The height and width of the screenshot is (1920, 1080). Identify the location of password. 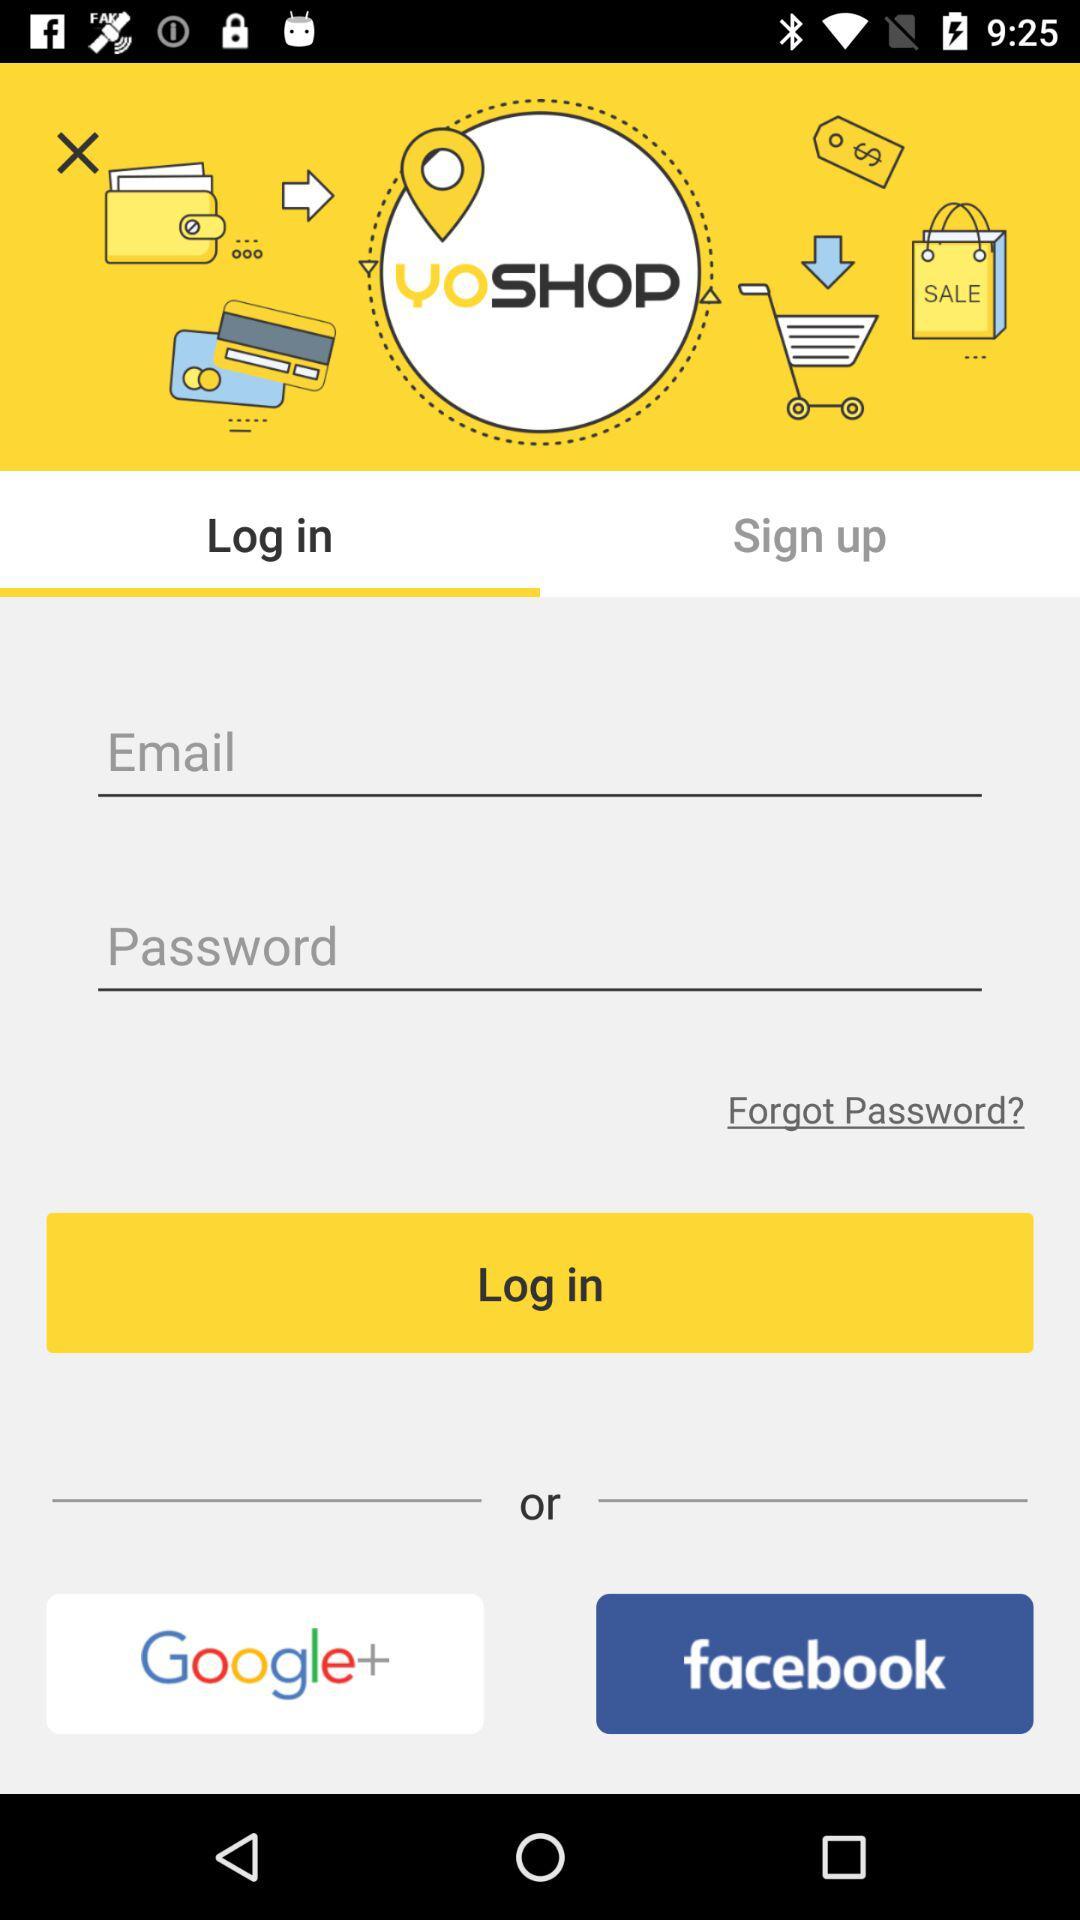
(540, 948).